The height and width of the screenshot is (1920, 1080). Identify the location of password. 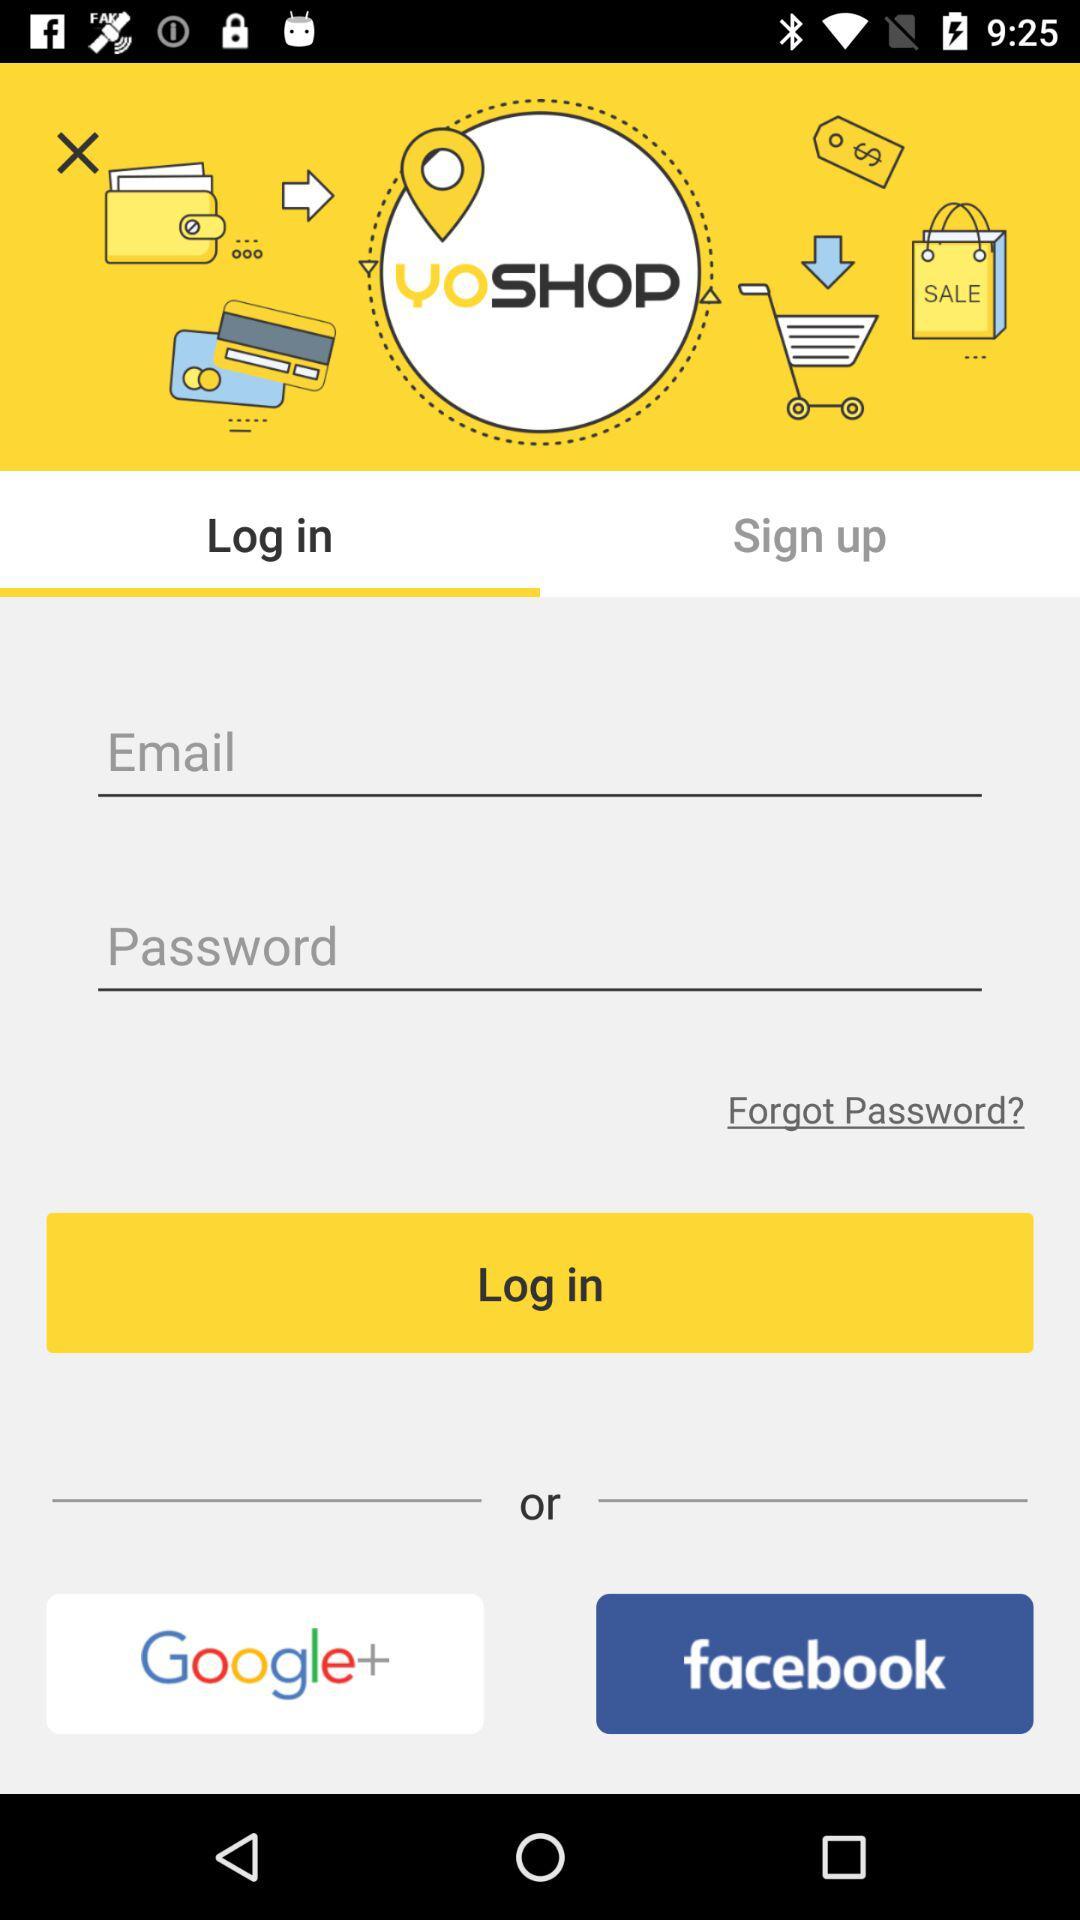
(540, 948).